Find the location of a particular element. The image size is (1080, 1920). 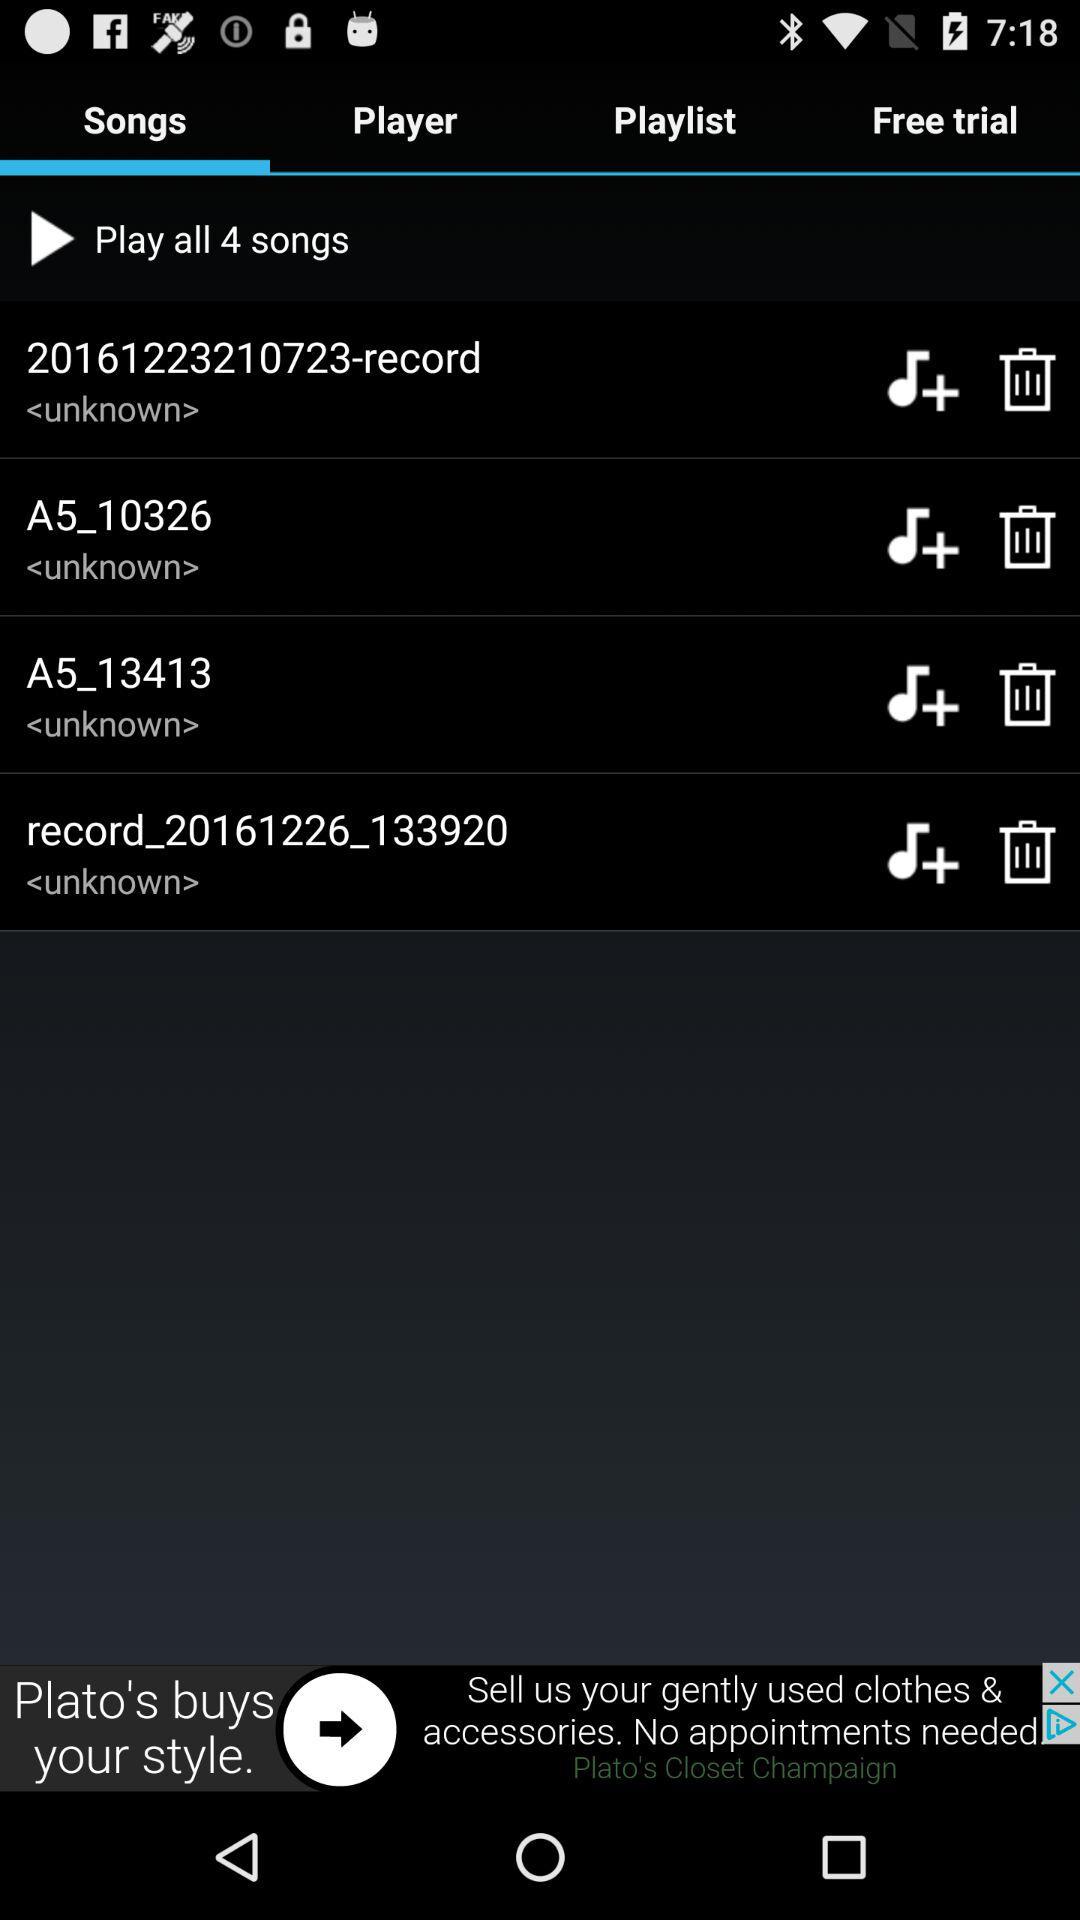

remove song is located at coordinates (1017, 379).